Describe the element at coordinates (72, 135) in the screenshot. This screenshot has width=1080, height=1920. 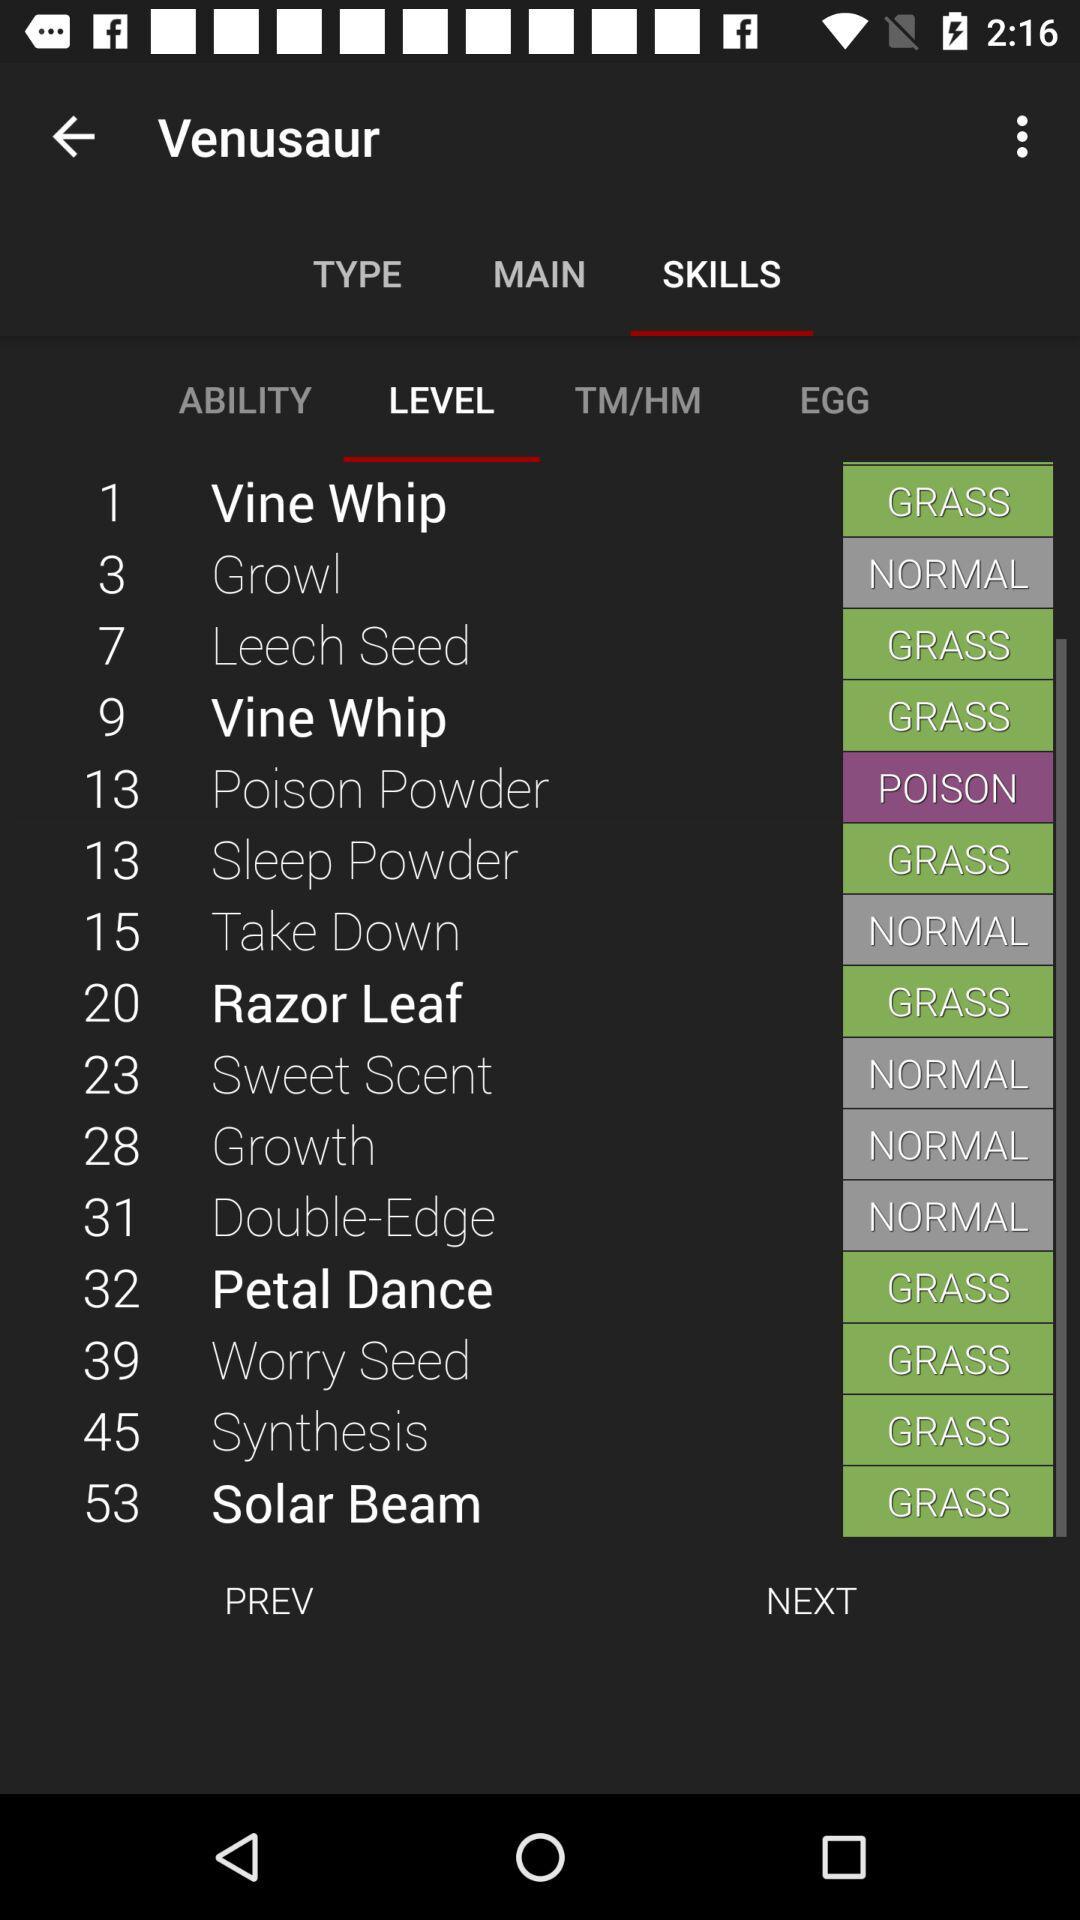
I see `item above the 1` at that location.